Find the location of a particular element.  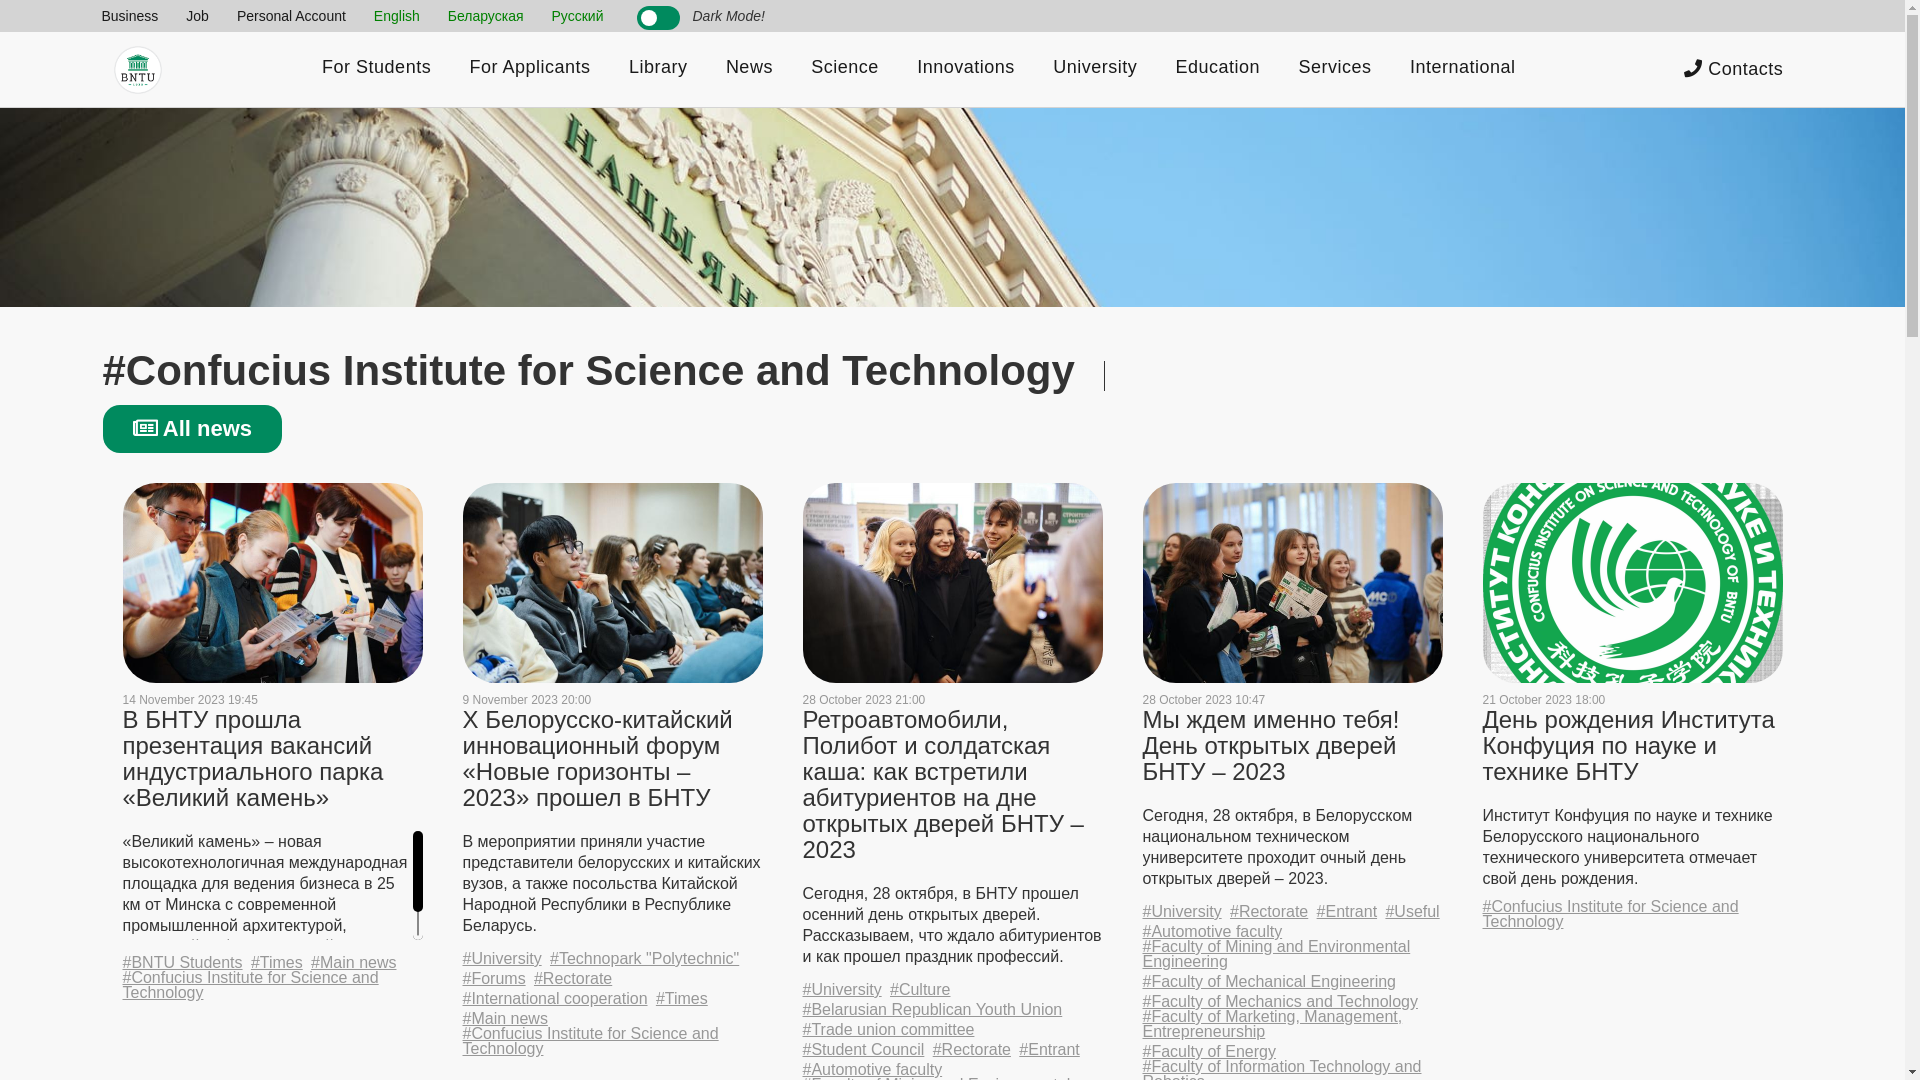

'Innovations' is located at coordinates (965, 68).